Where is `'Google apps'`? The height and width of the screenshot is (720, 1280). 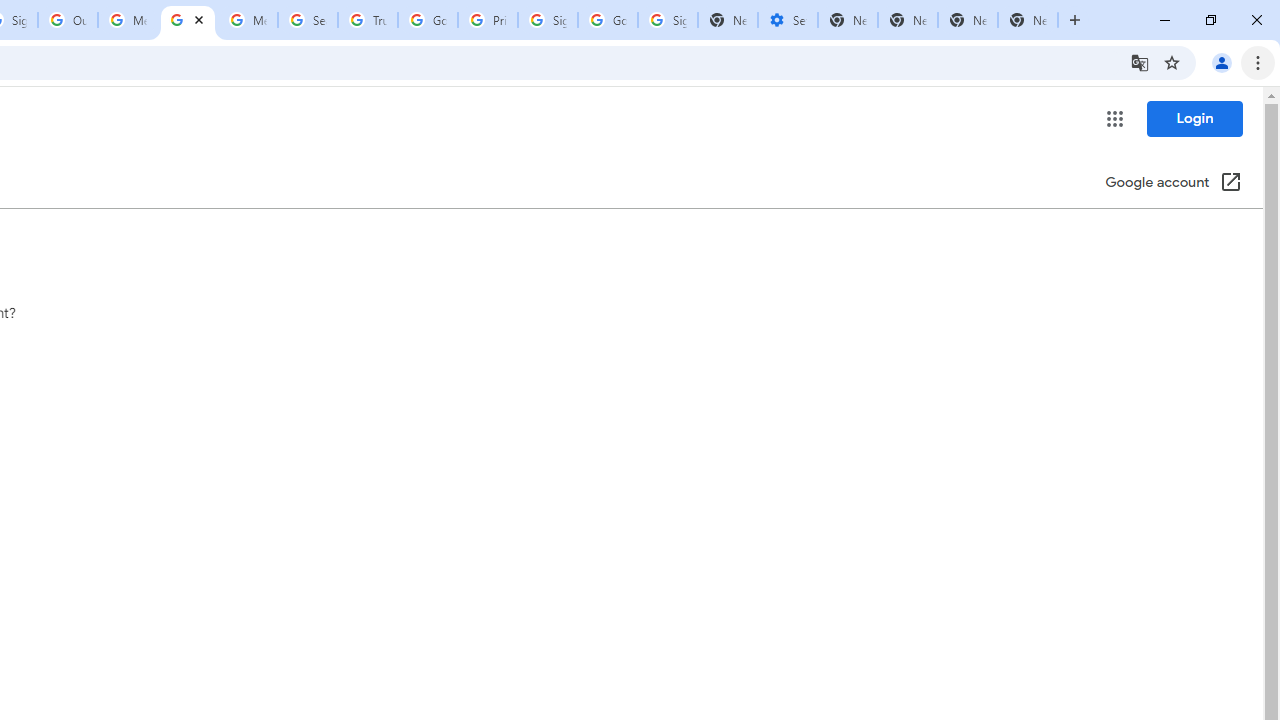 'Google apps' is located at coordinates (1113, 119).